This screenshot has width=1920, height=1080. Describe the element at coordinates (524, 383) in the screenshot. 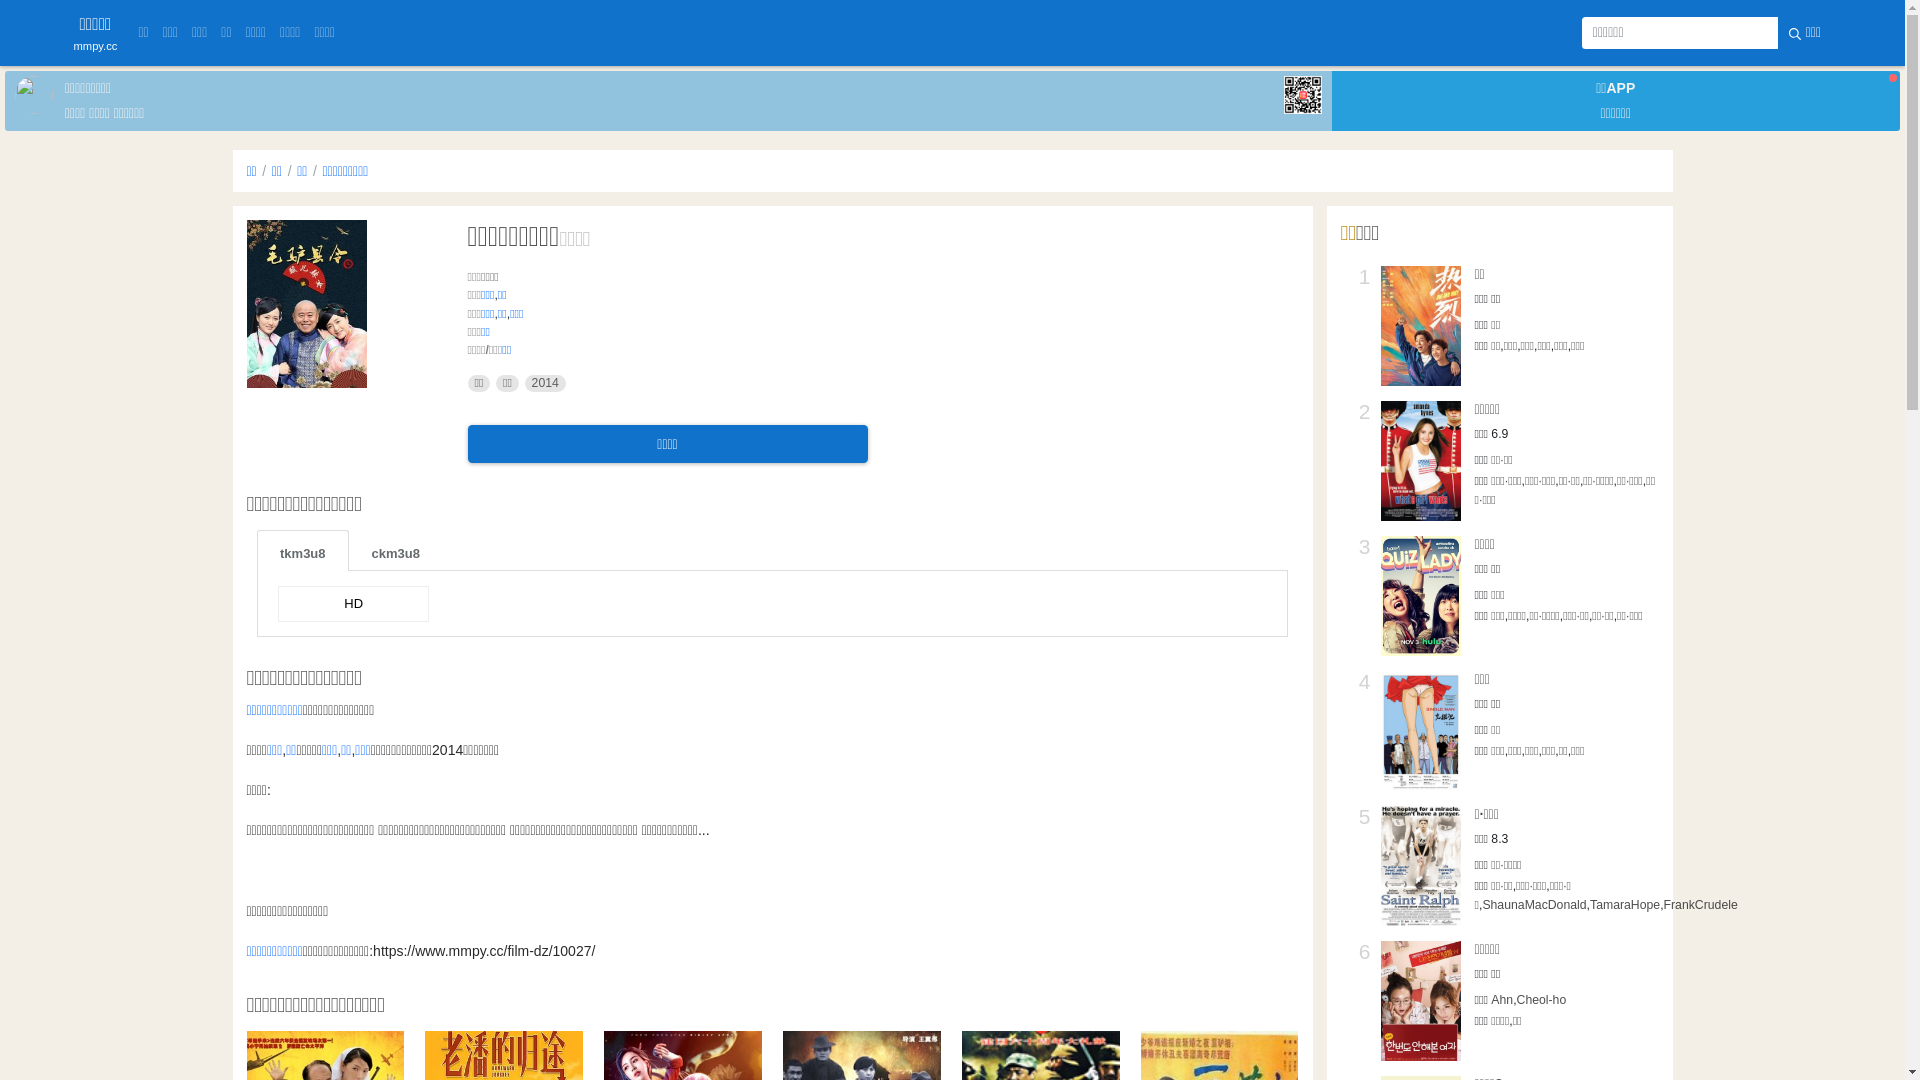

I see `'2014'` at that location.